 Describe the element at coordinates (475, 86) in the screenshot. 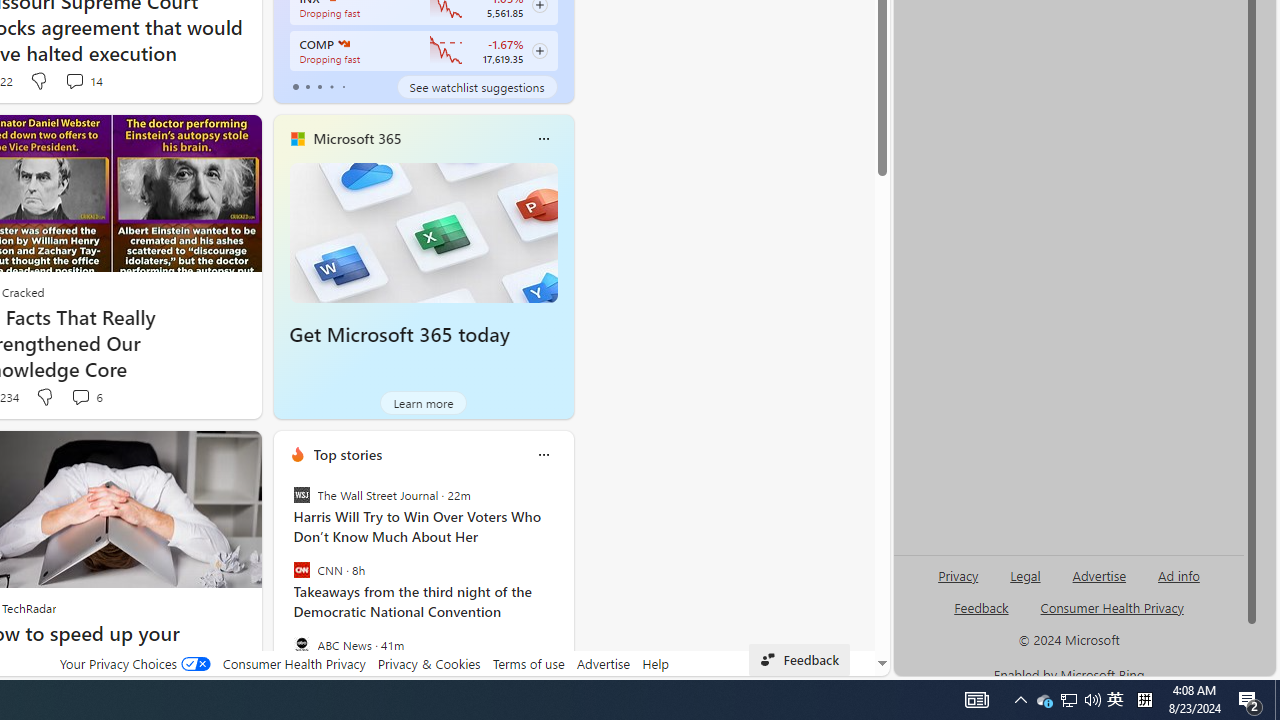

I see `'See watchlist suggestions'` at that location.